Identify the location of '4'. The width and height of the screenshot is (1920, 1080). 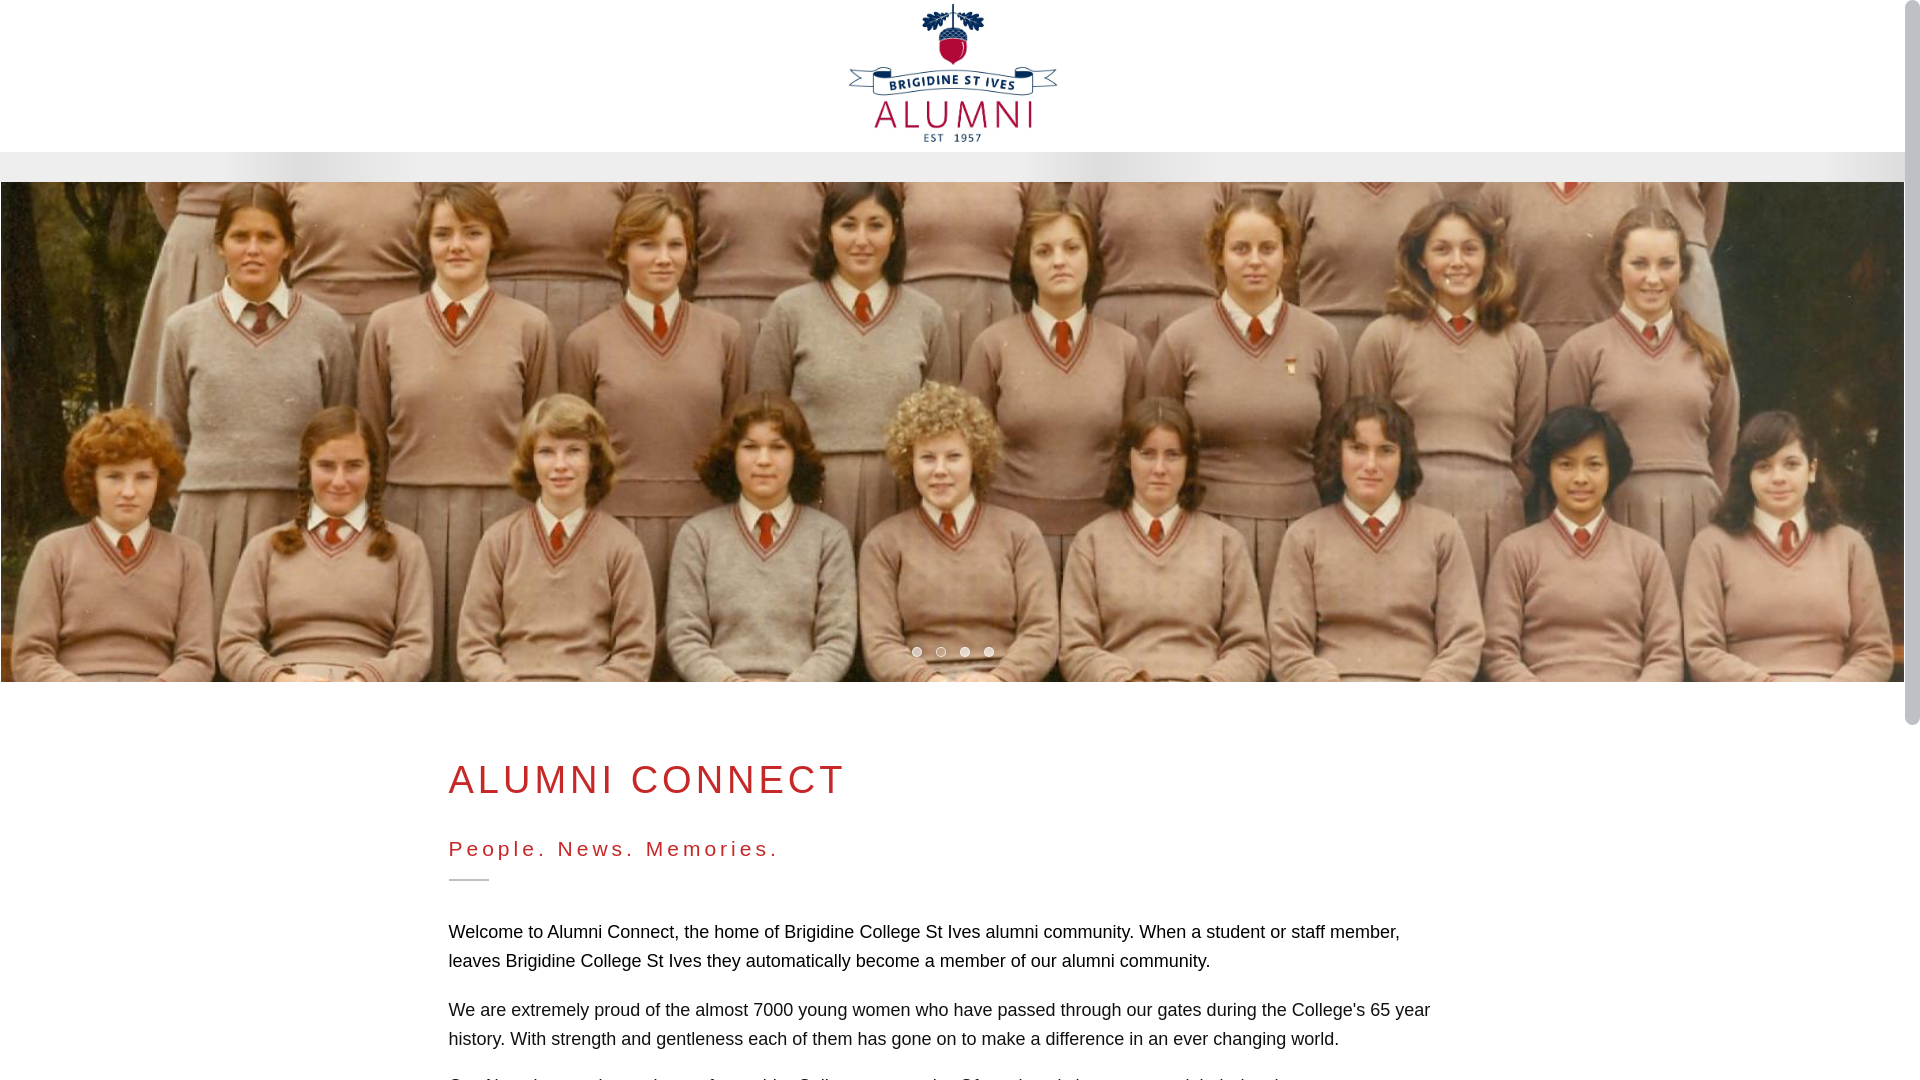
(988, 652).